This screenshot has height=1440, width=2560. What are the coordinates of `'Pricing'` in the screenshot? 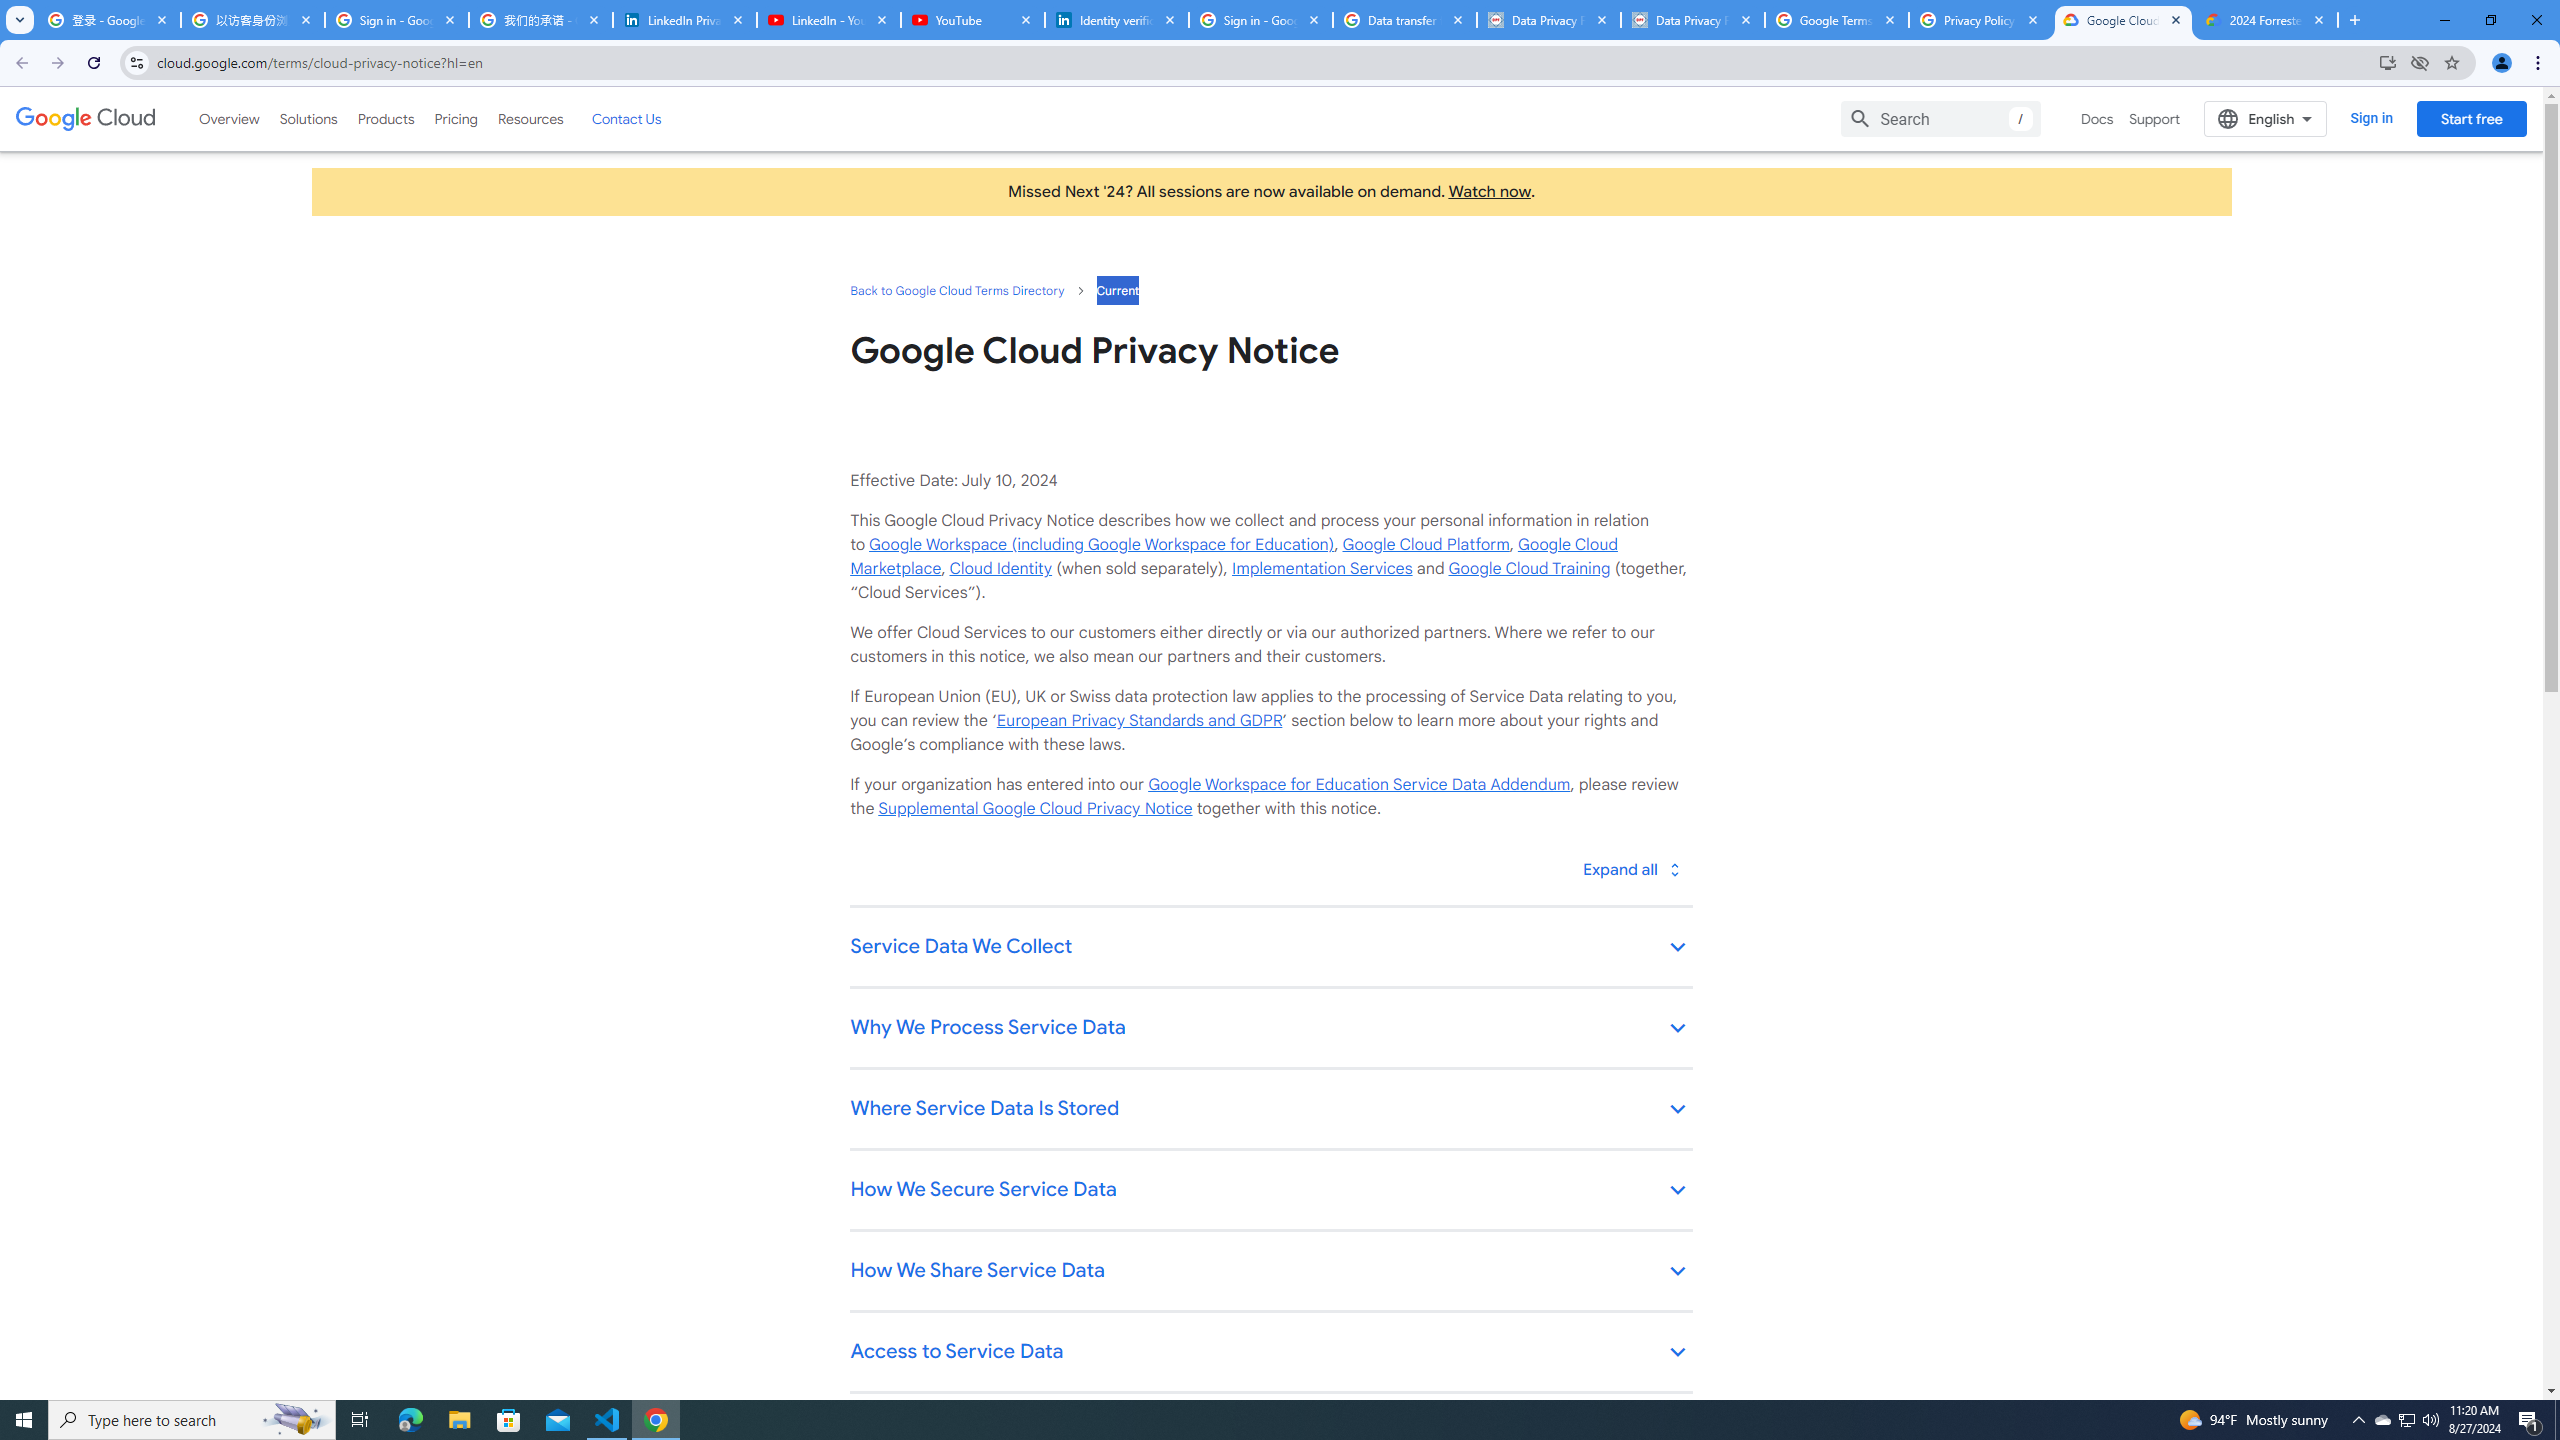 It's located at (456, 118).